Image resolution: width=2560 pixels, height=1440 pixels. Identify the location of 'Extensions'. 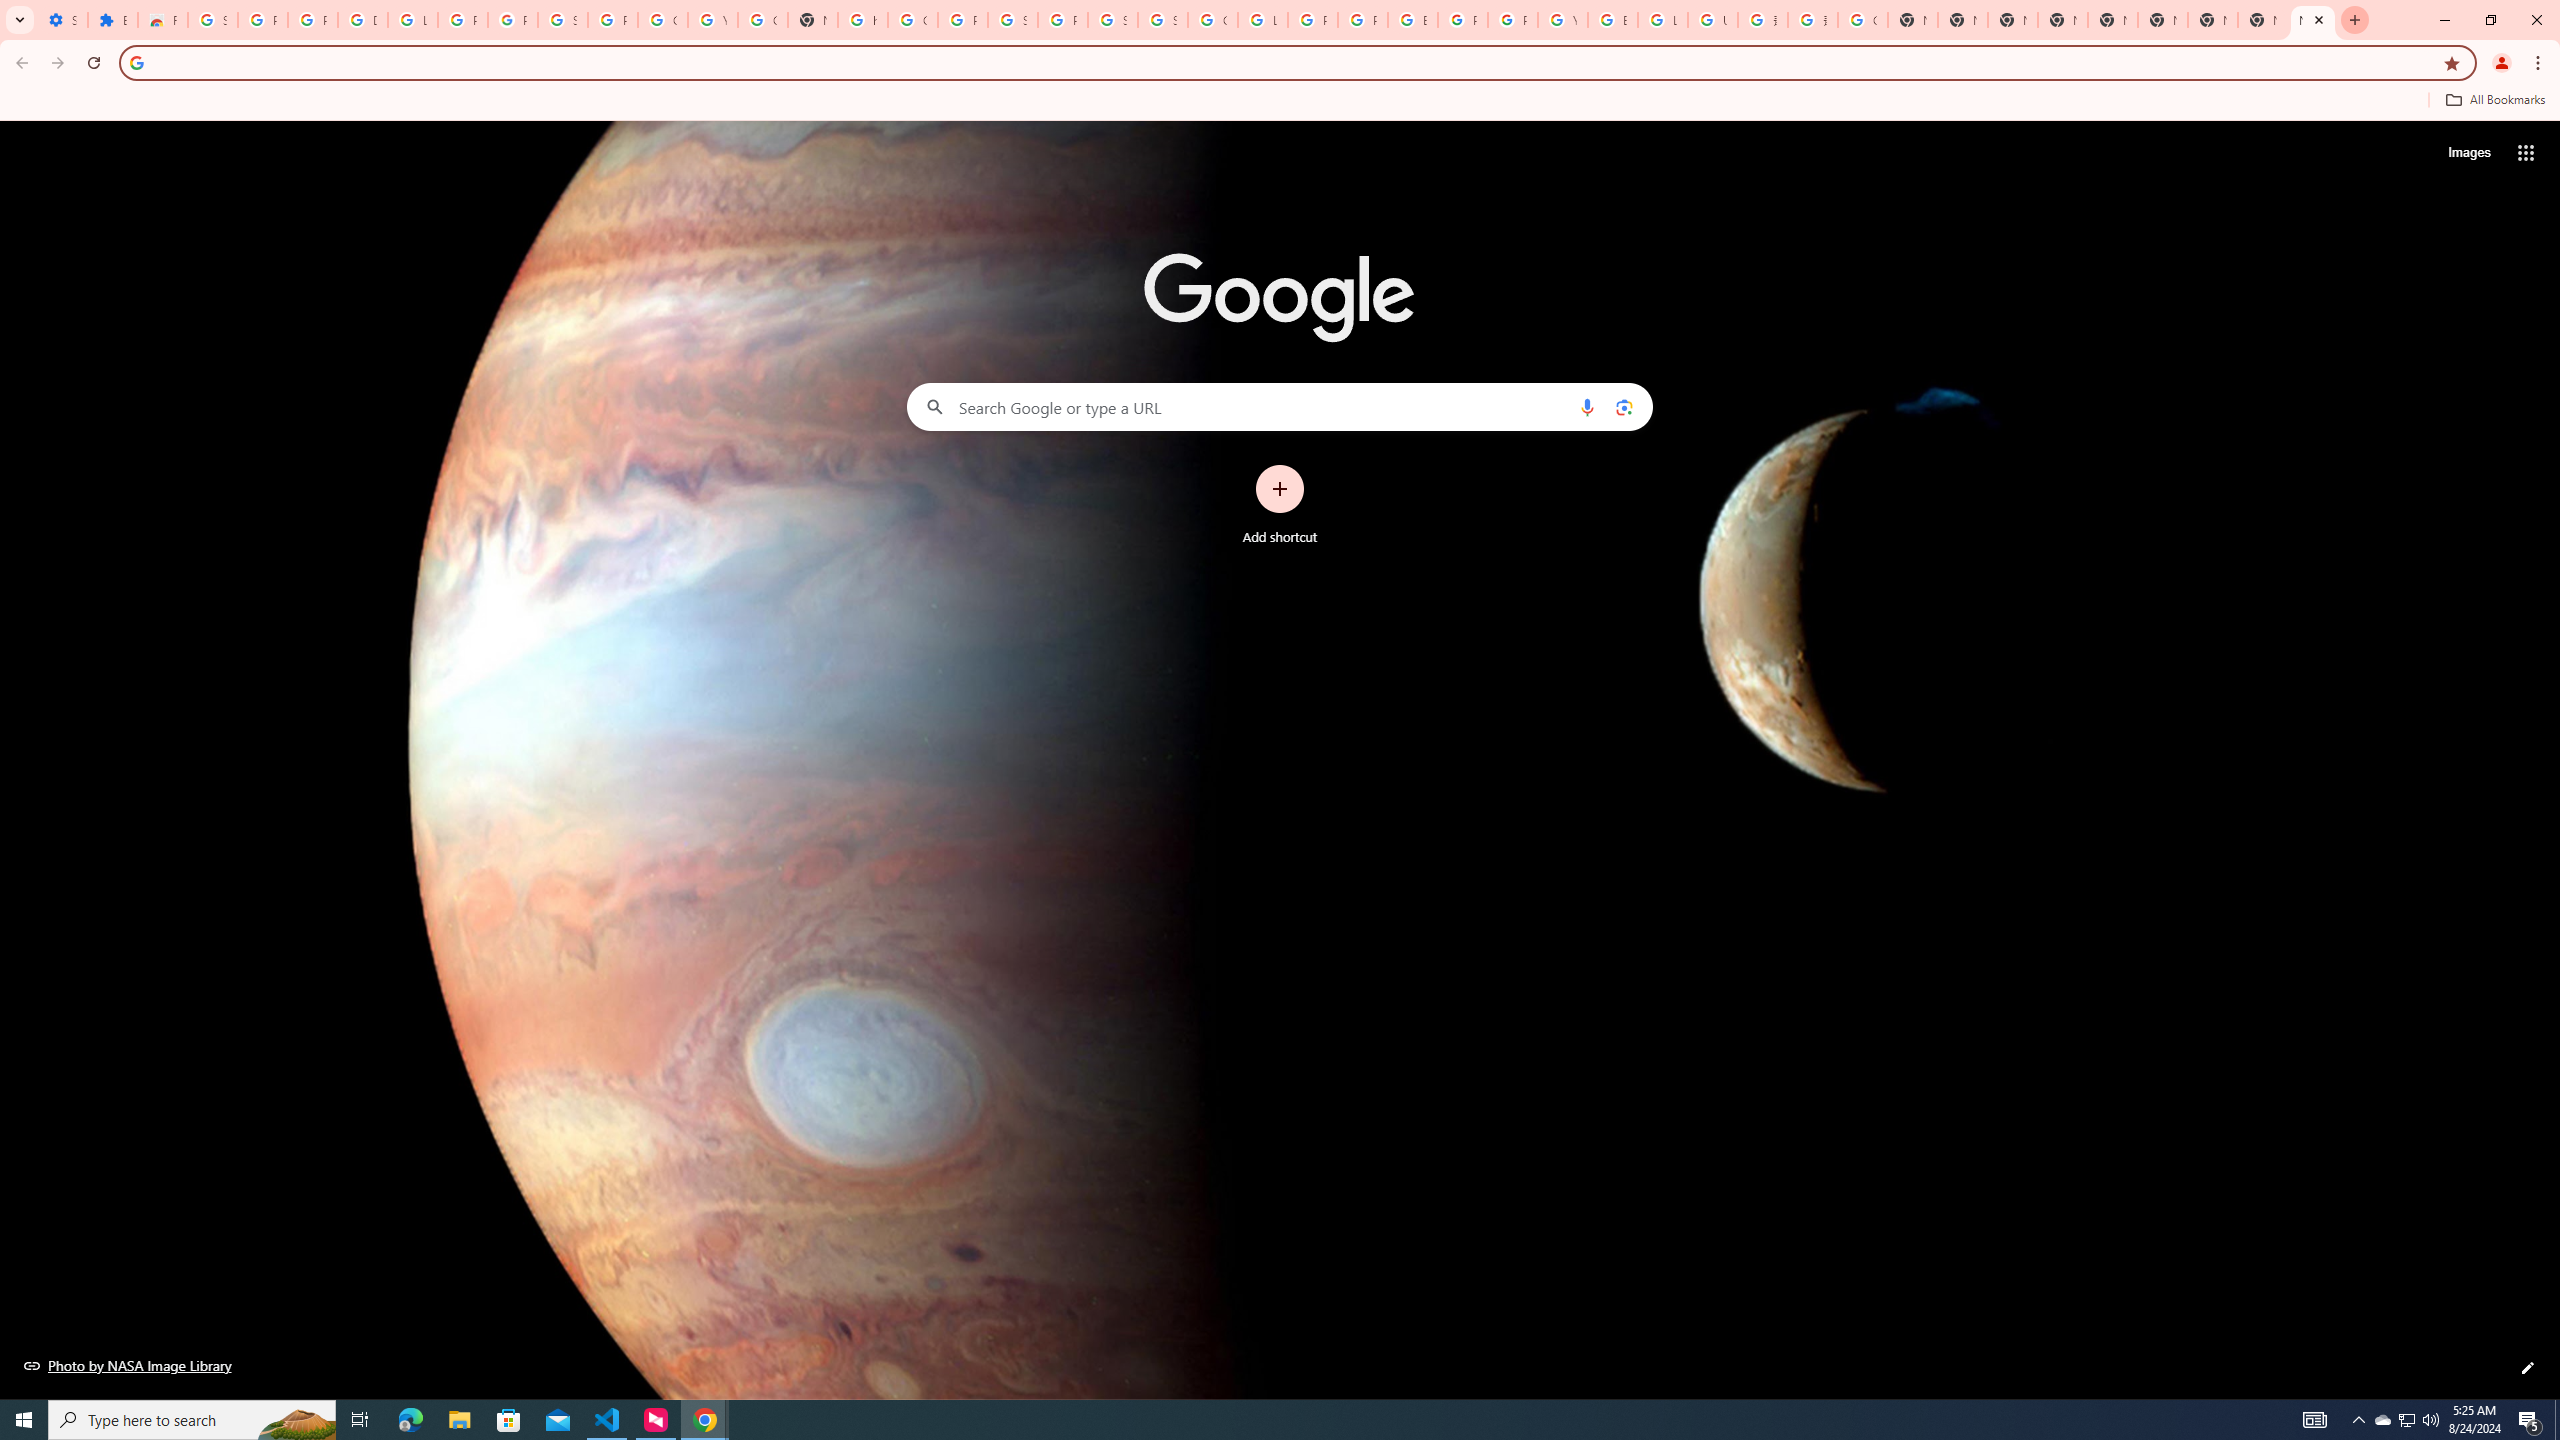
(111, 19).